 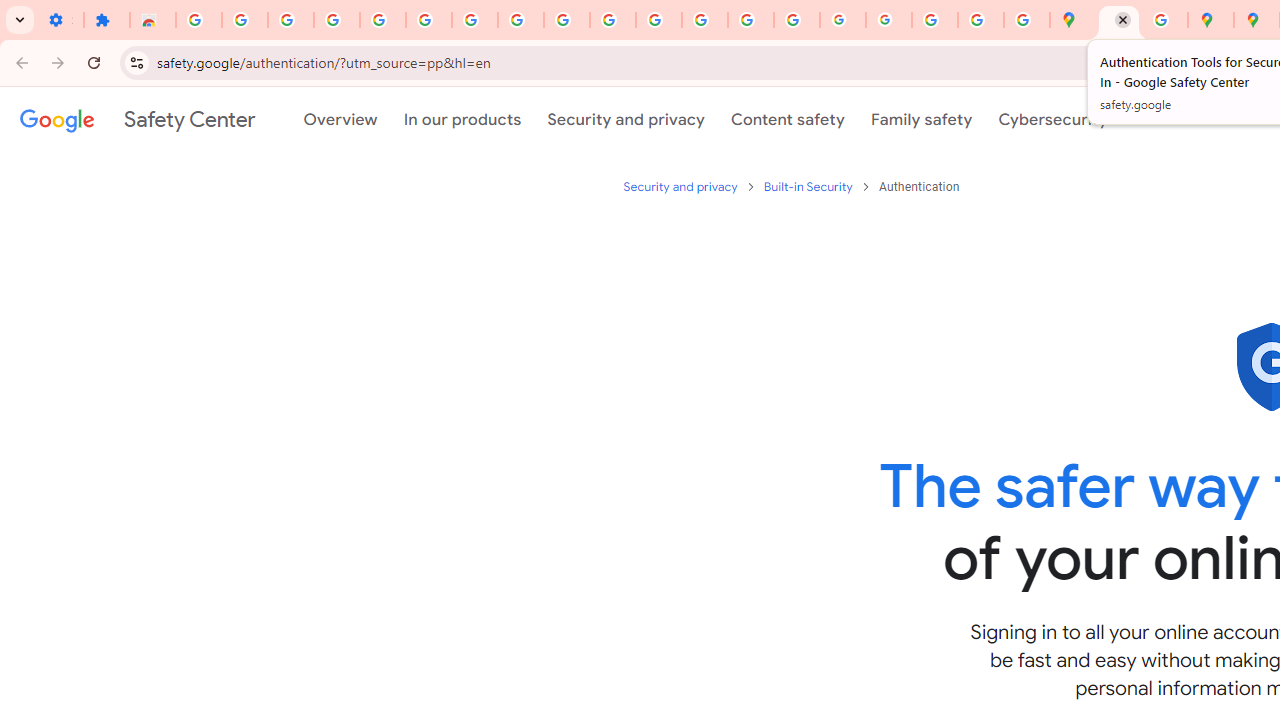 What do you see at coordinates (136, 119) in the screenshot?
I see `'Safety Center'` at bounding box center [136, 119].